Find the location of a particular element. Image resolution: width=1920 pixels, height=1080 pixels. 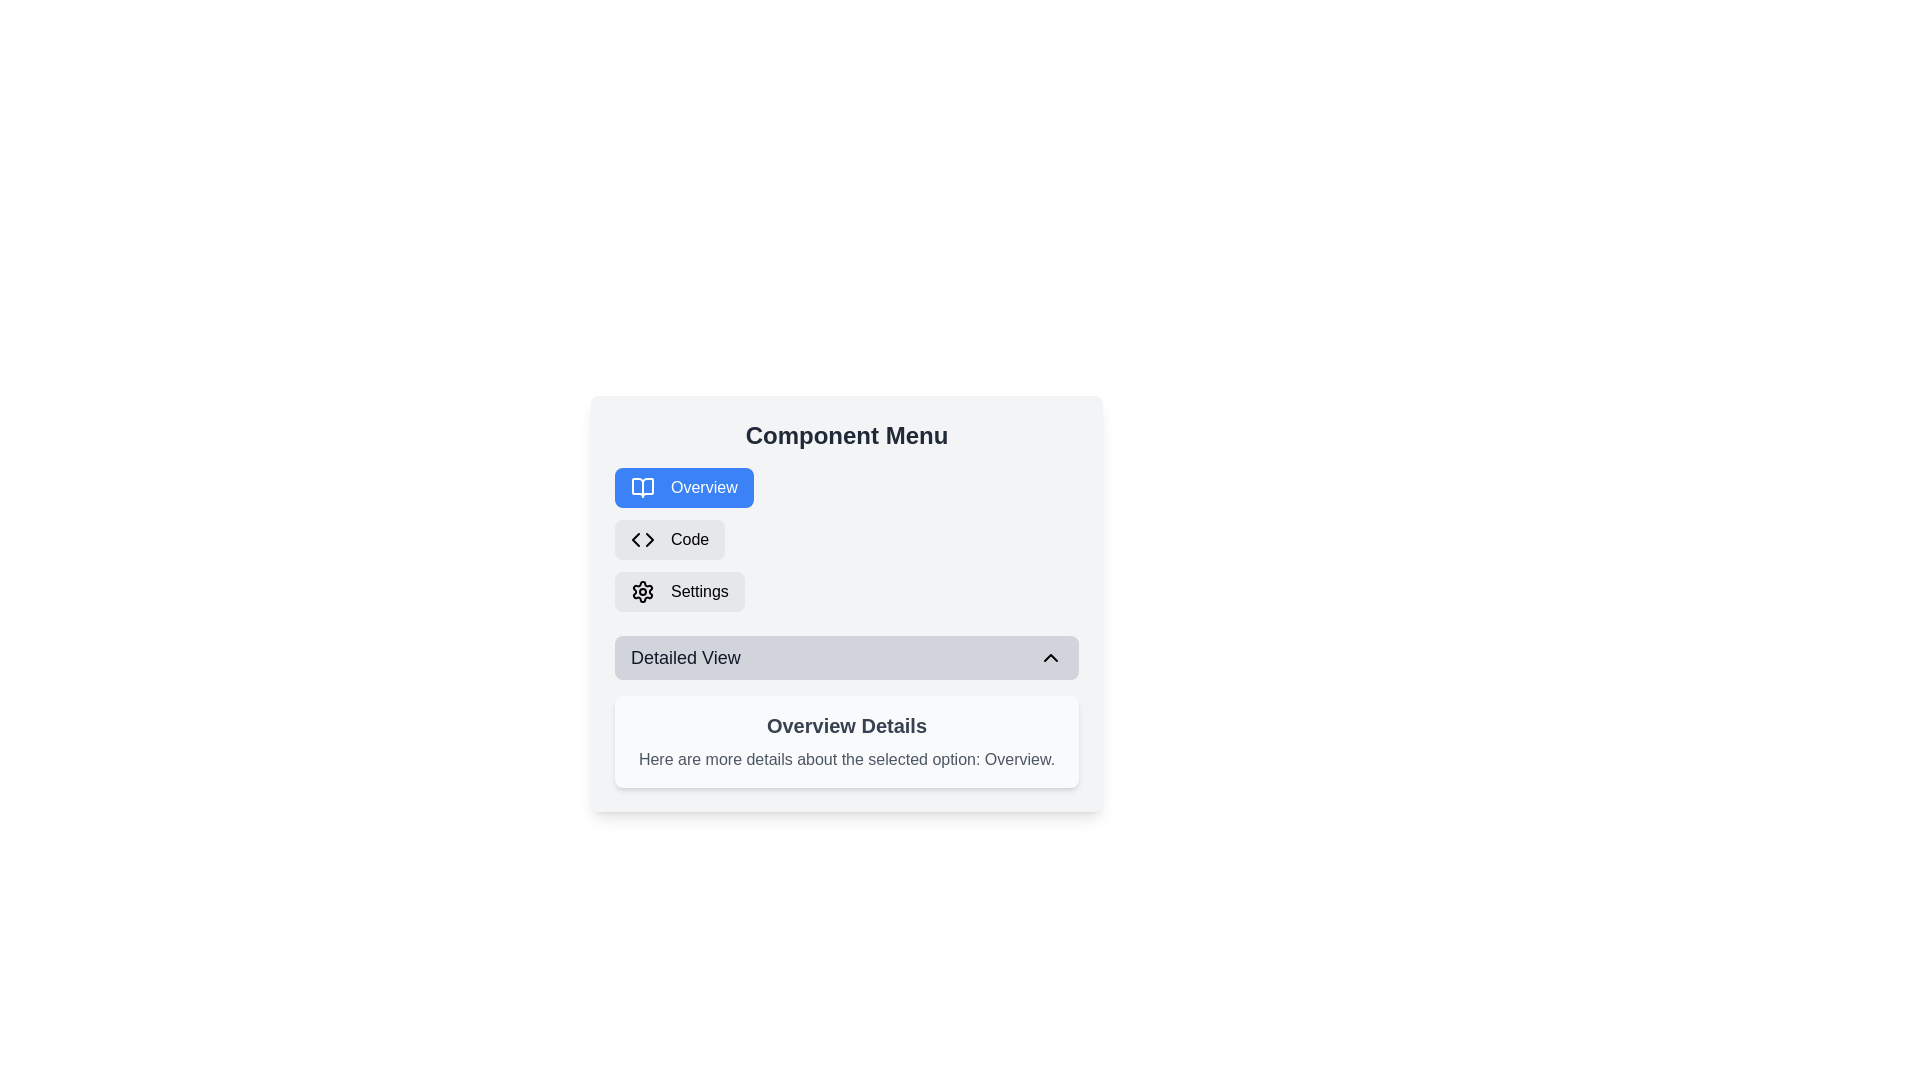

the 'Overview' button, which includes the icon representing the 'Overview' section located at the top left of the button is located at coordinates (643, 488).